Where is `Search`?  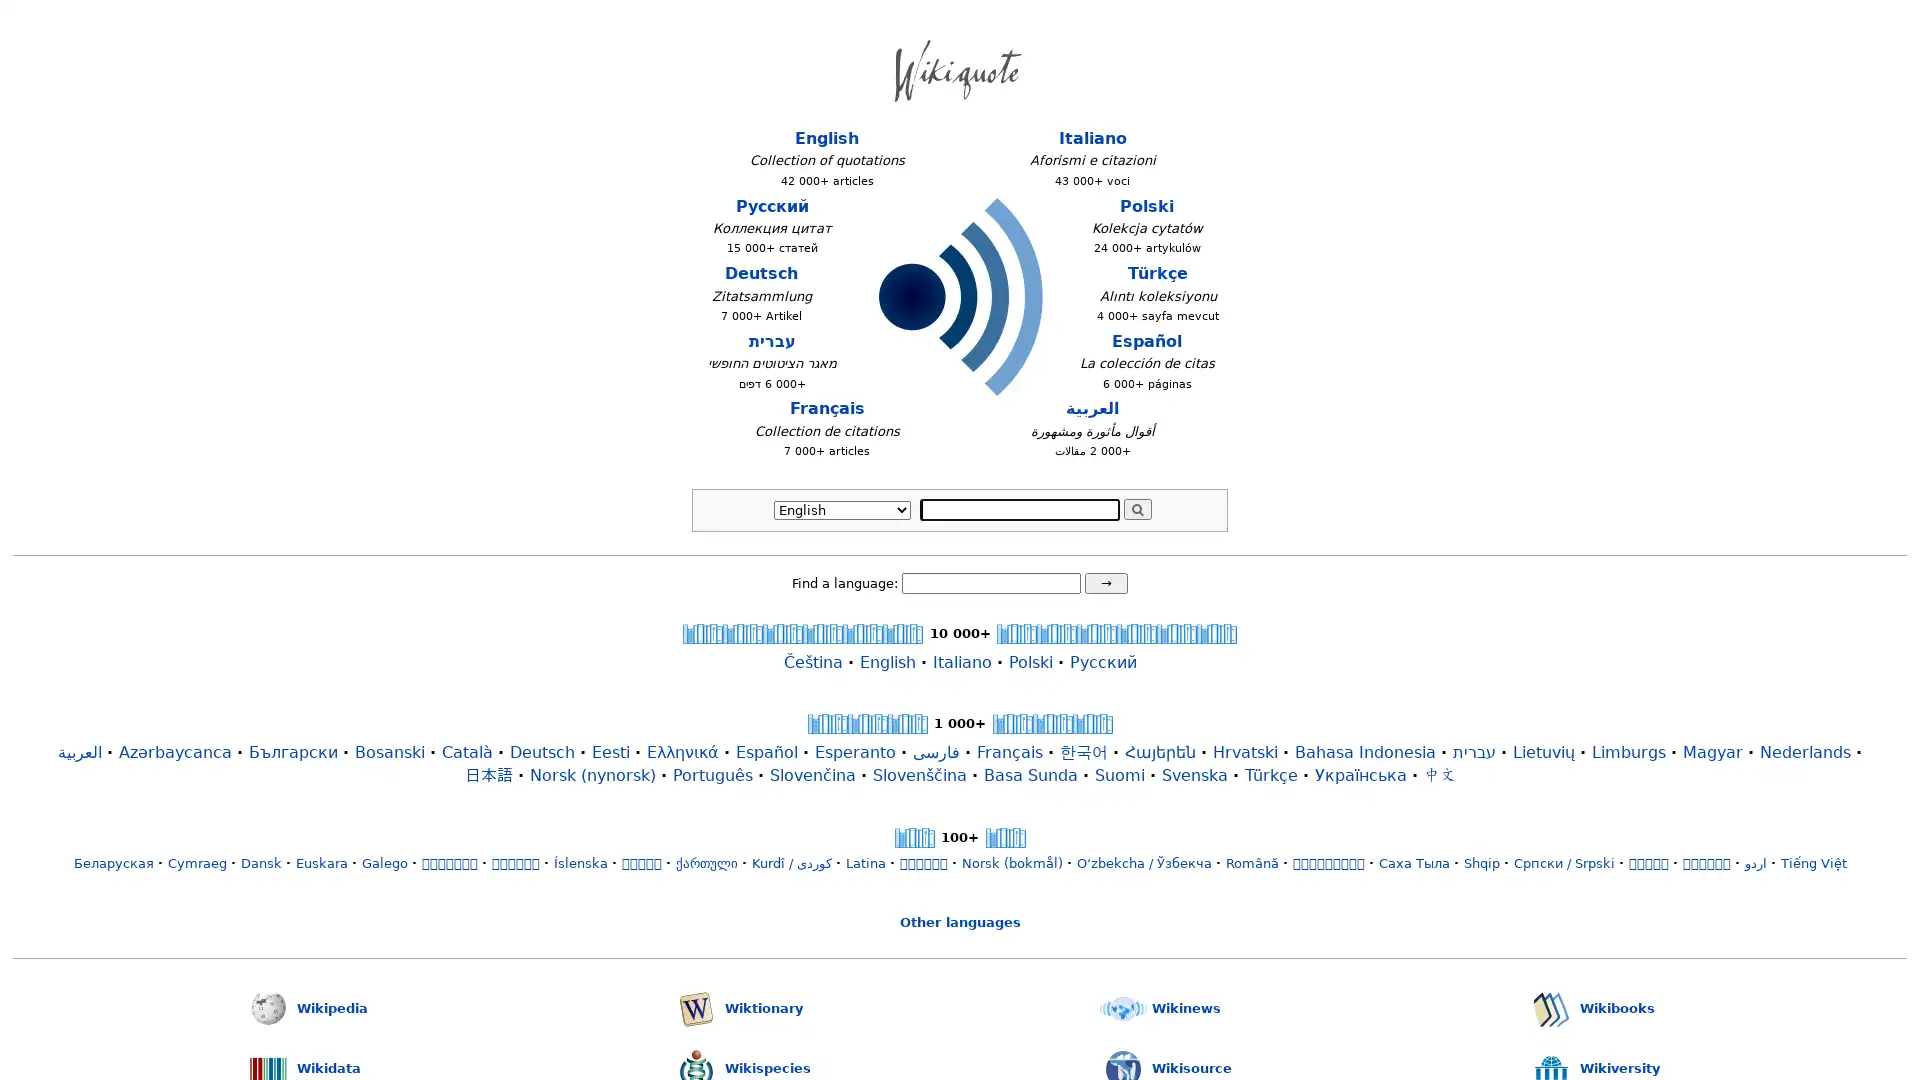
Search is located at coordinates (1137, 508).